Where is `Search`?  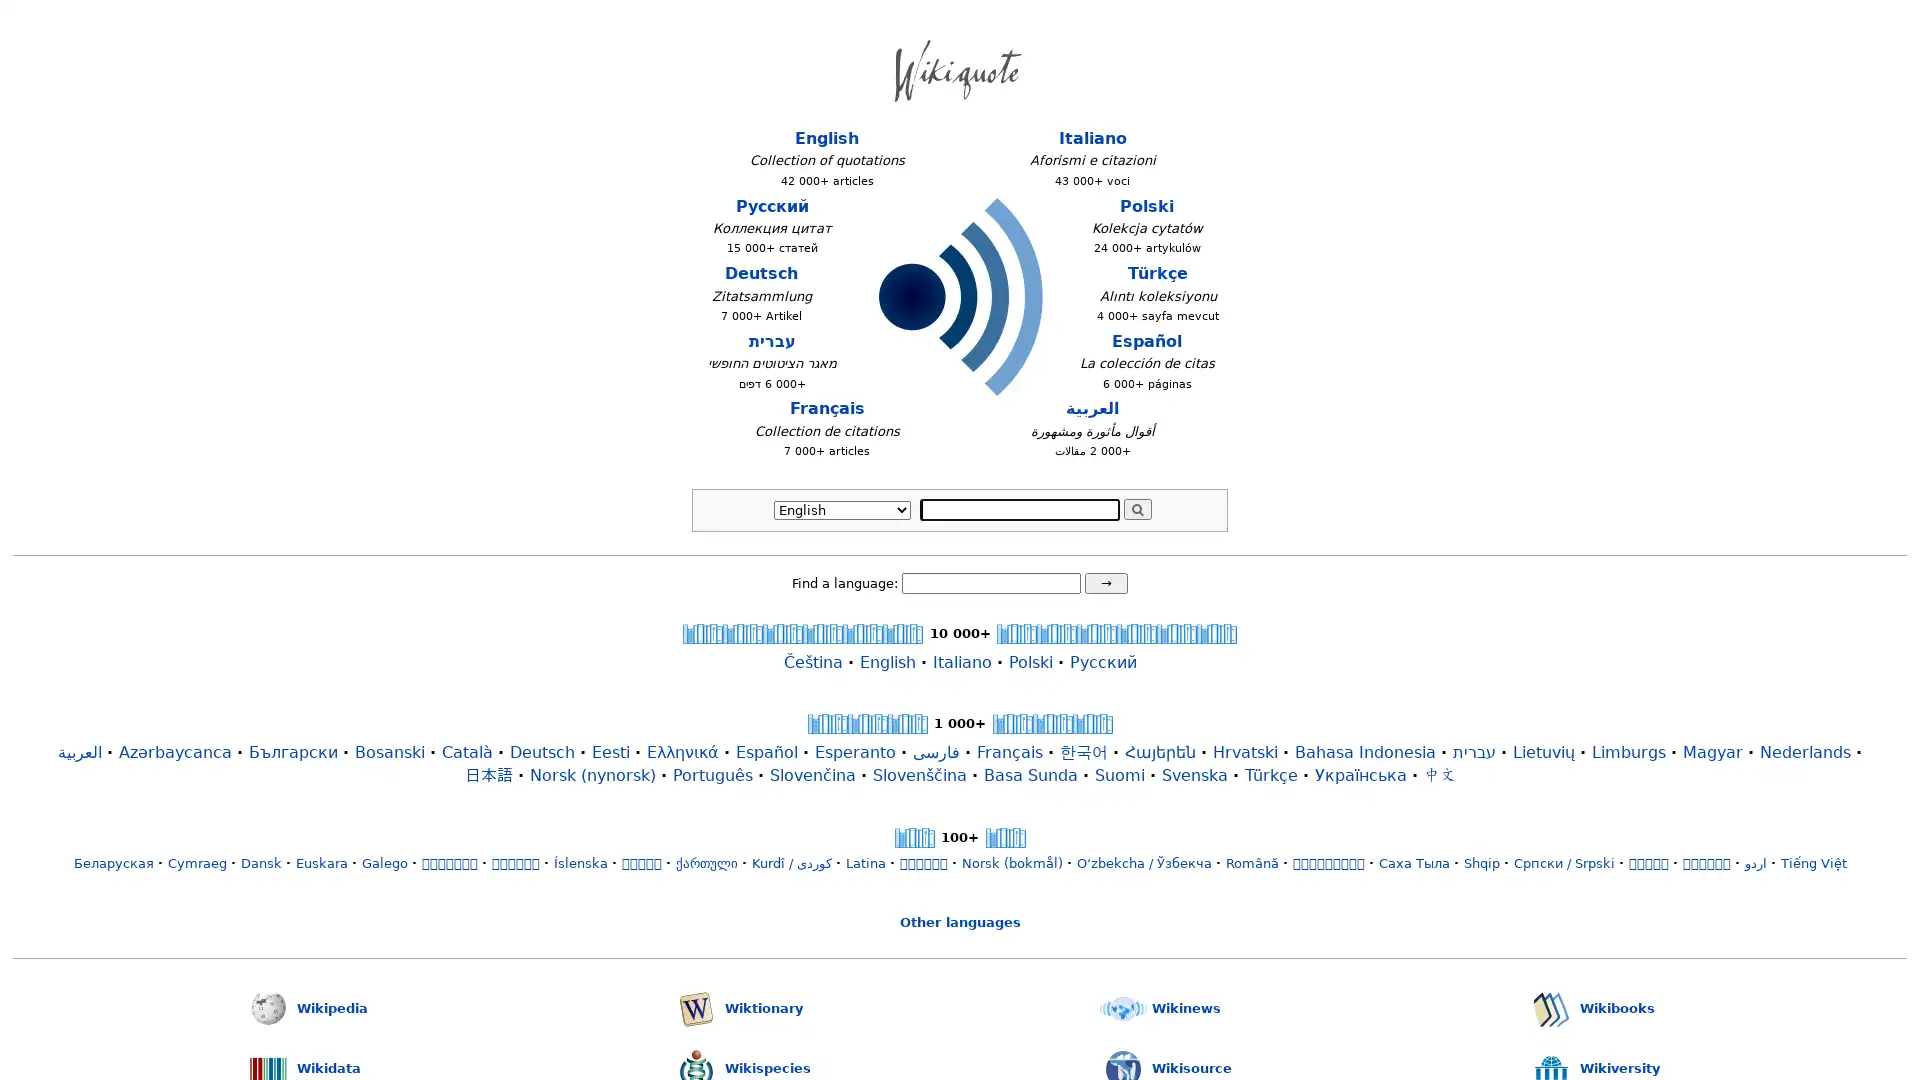
Search is located at coordinates (1137, 508).